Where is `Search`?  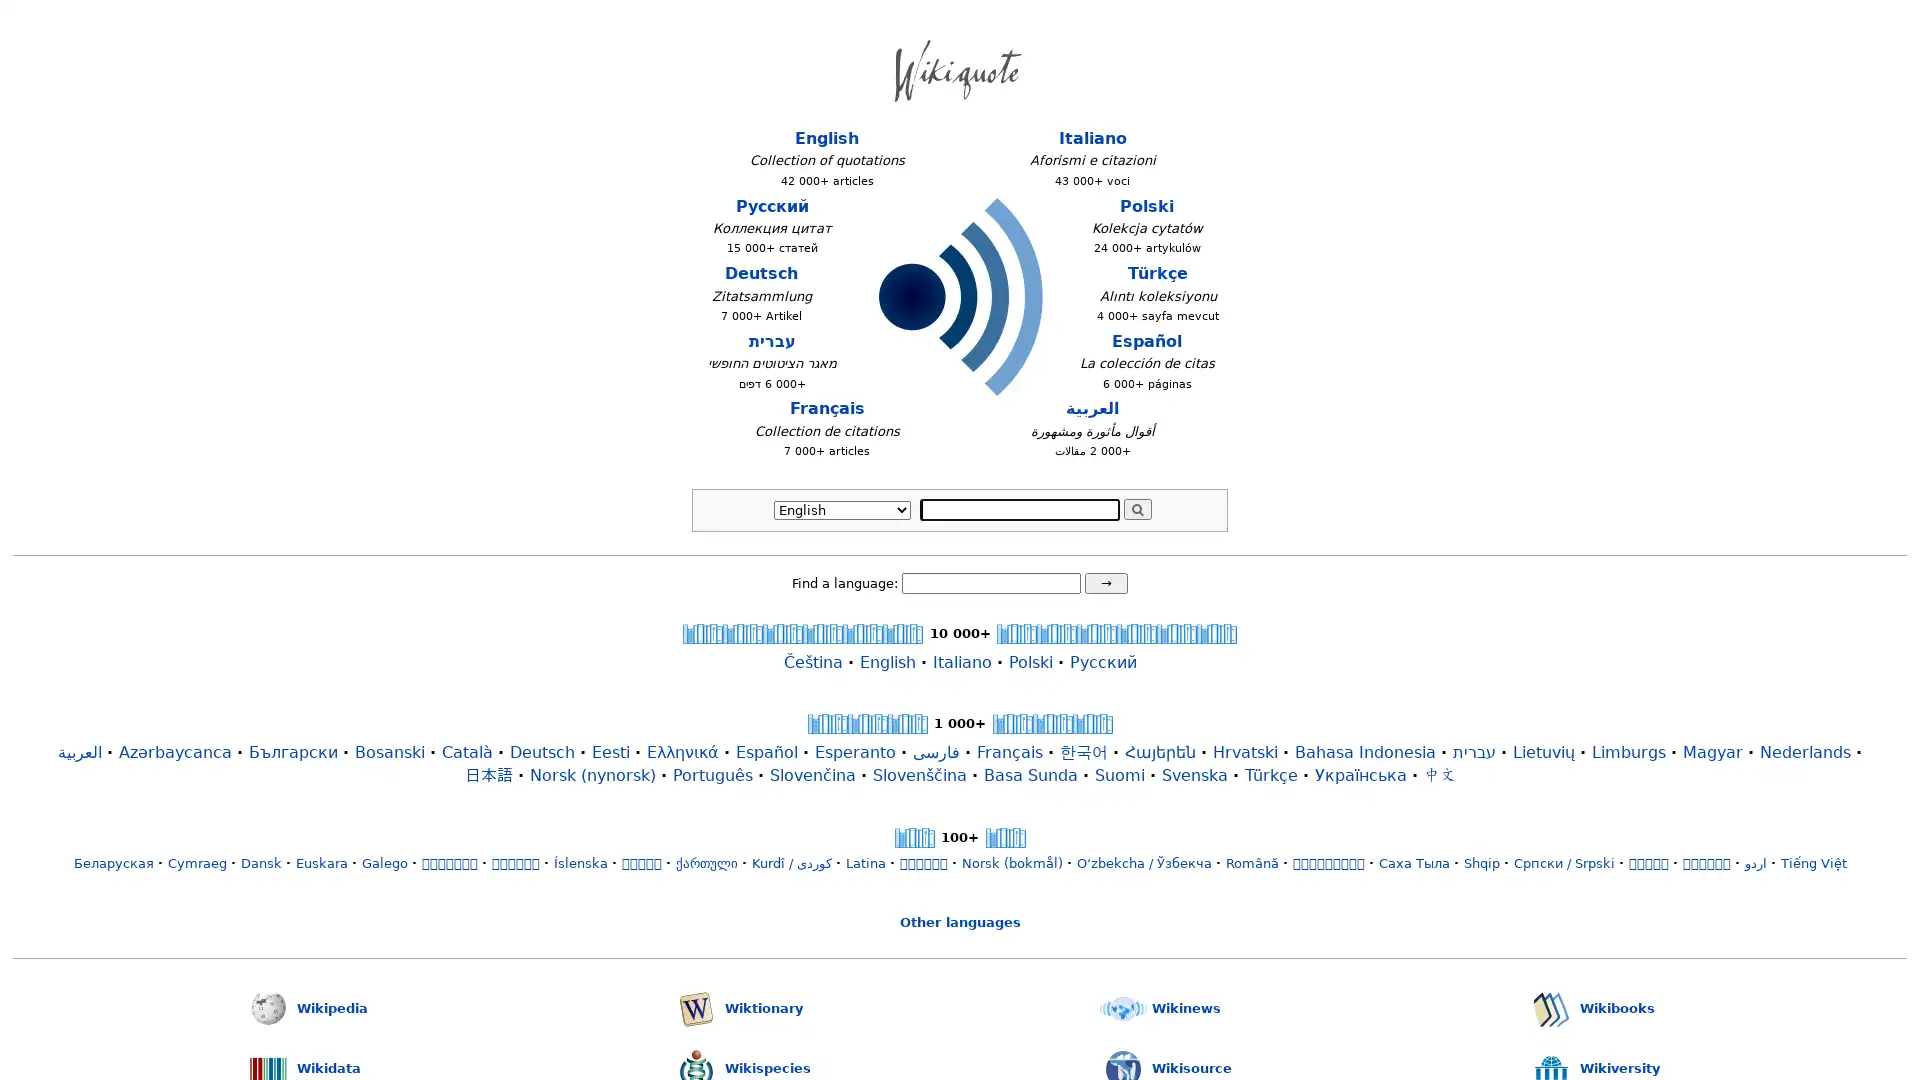
Search is located at coordinates (1137, 508).